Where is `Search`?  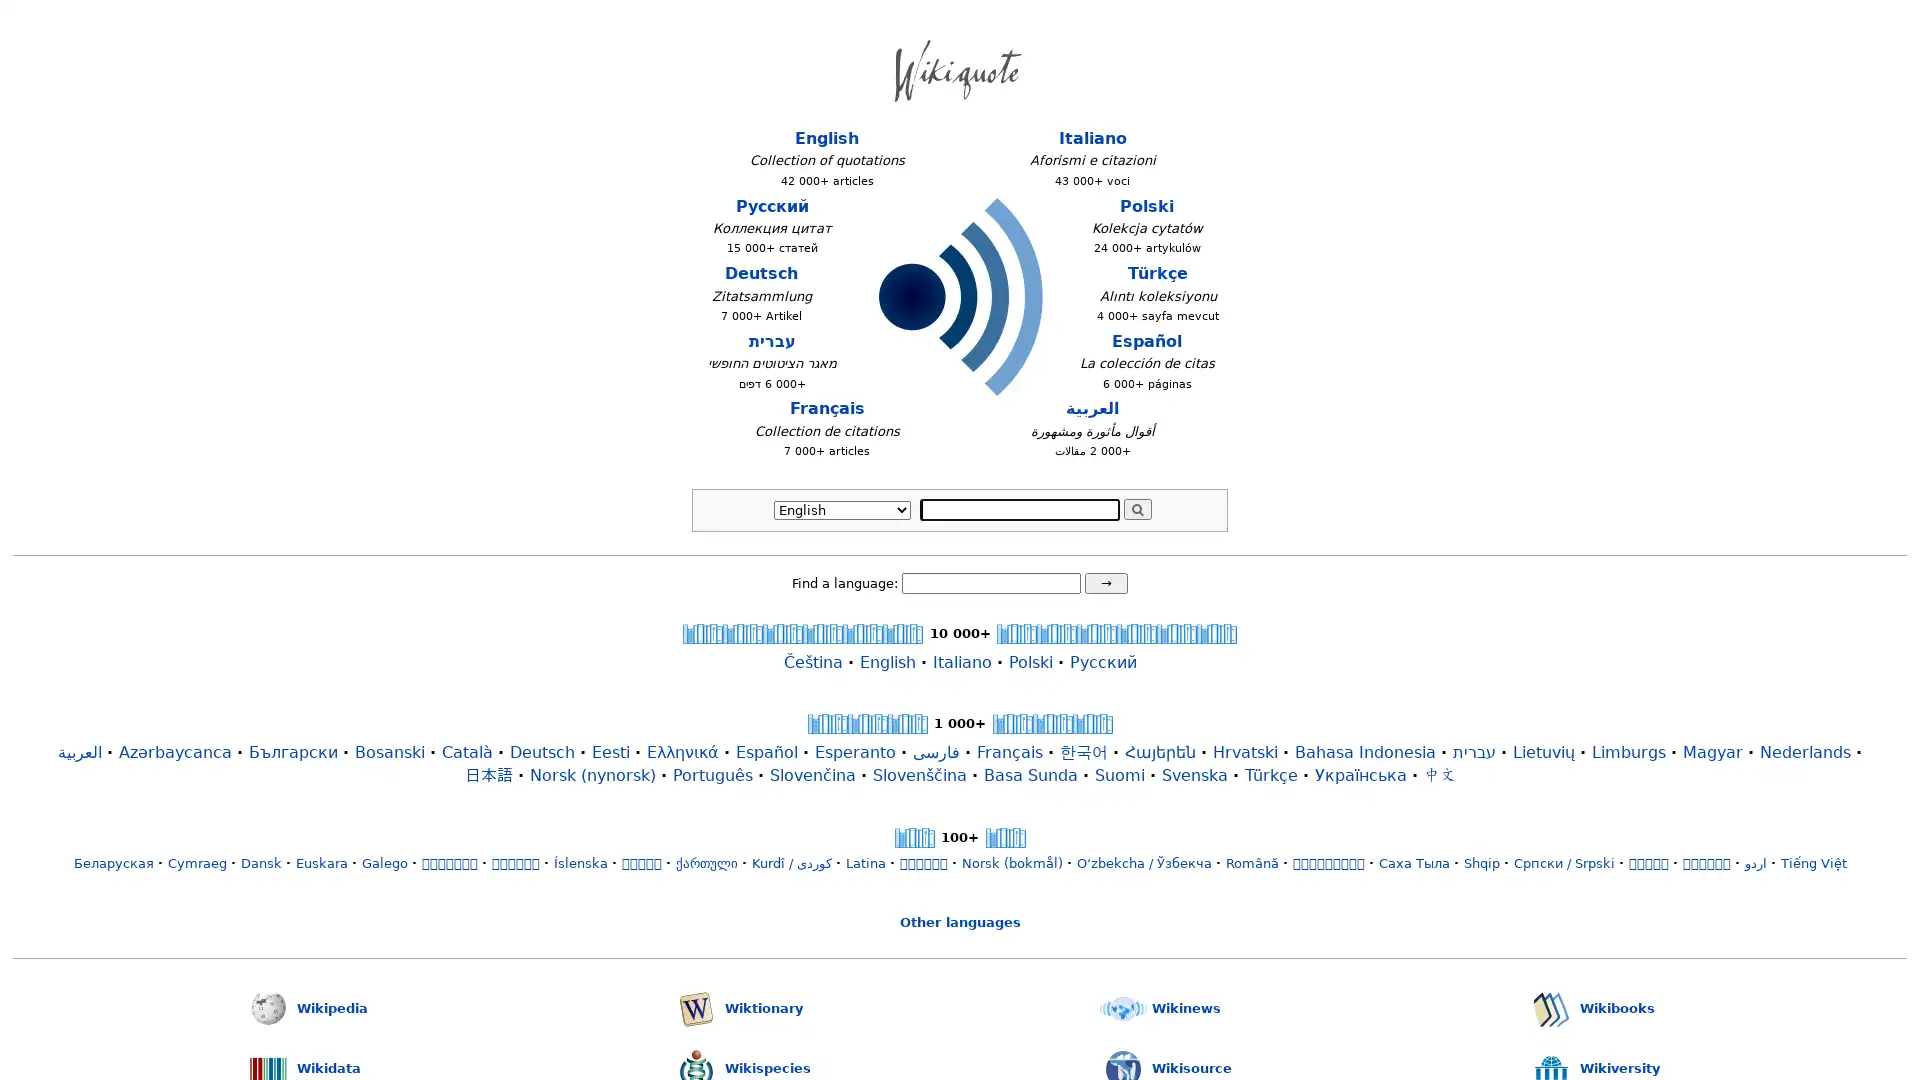
Search is located at coordinates (1137, 508).